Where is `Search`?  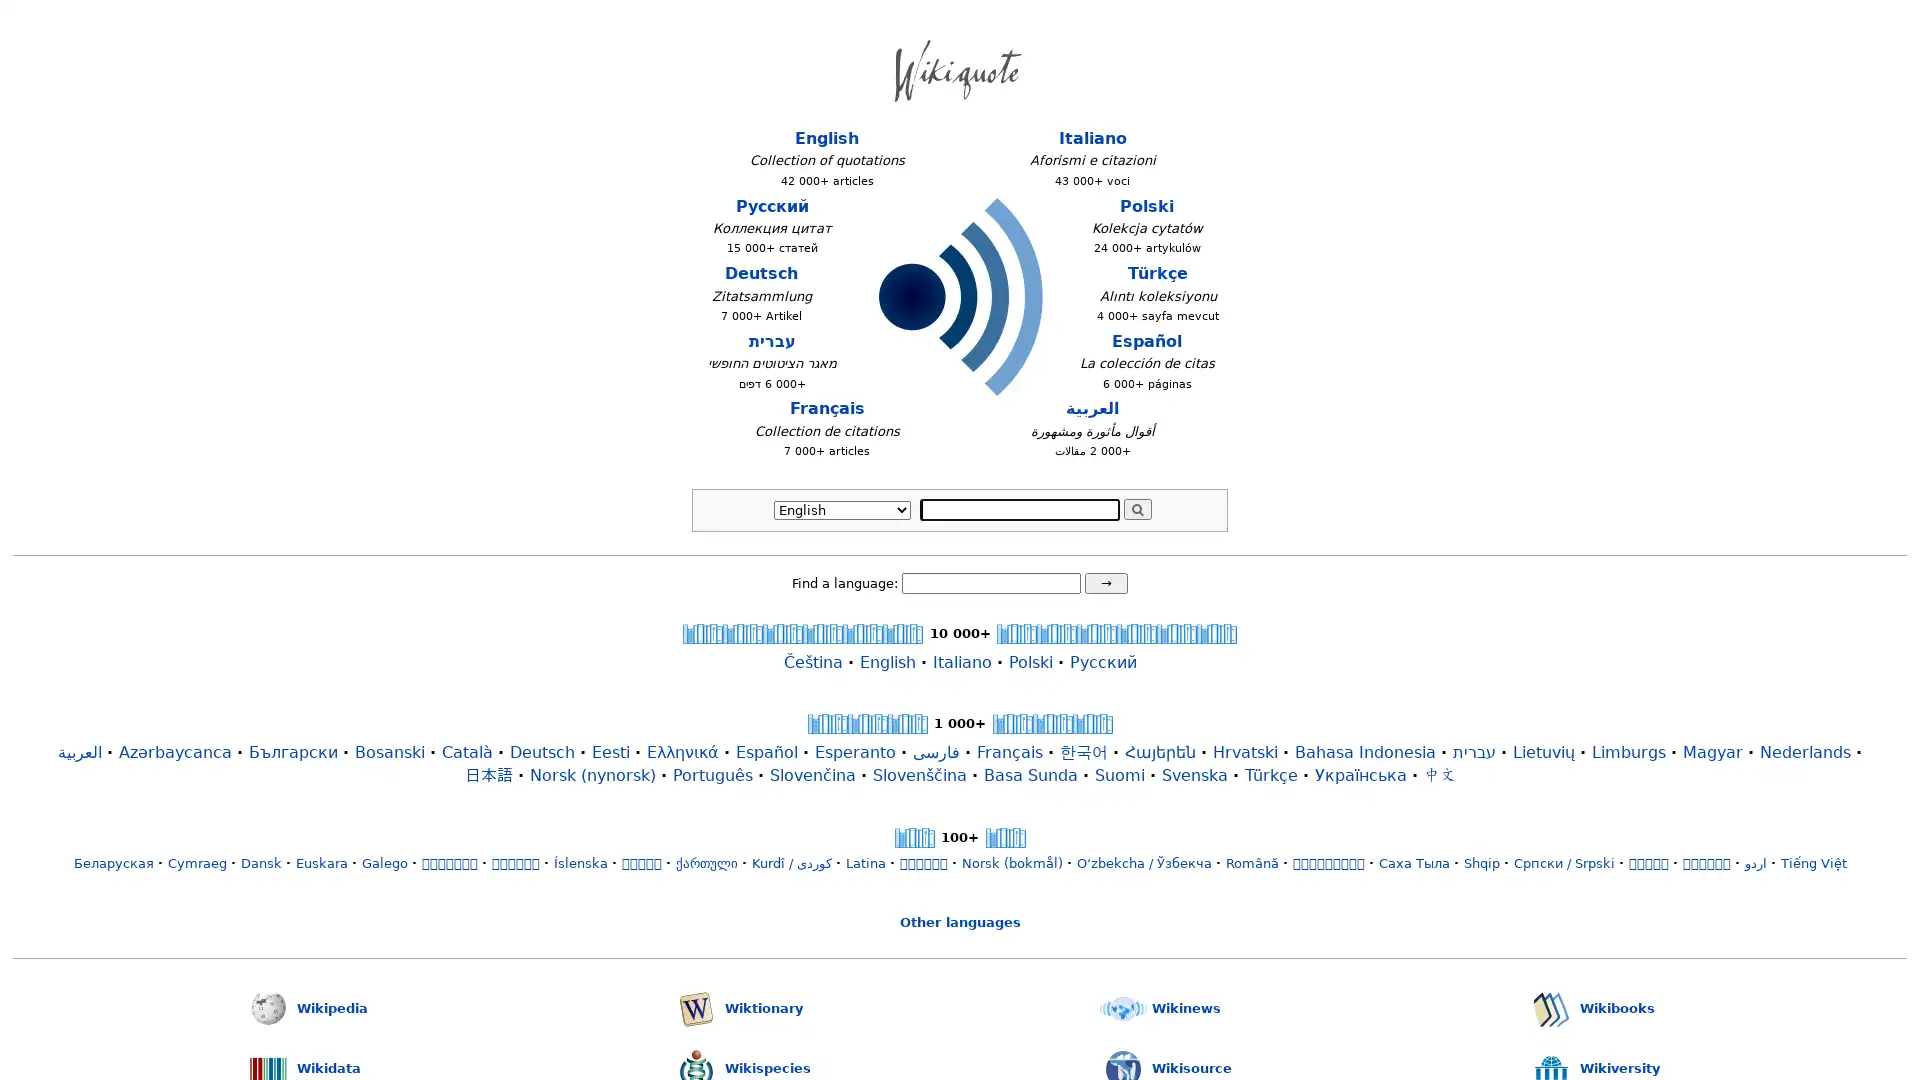
Search is located at coordinates (1137, 508).